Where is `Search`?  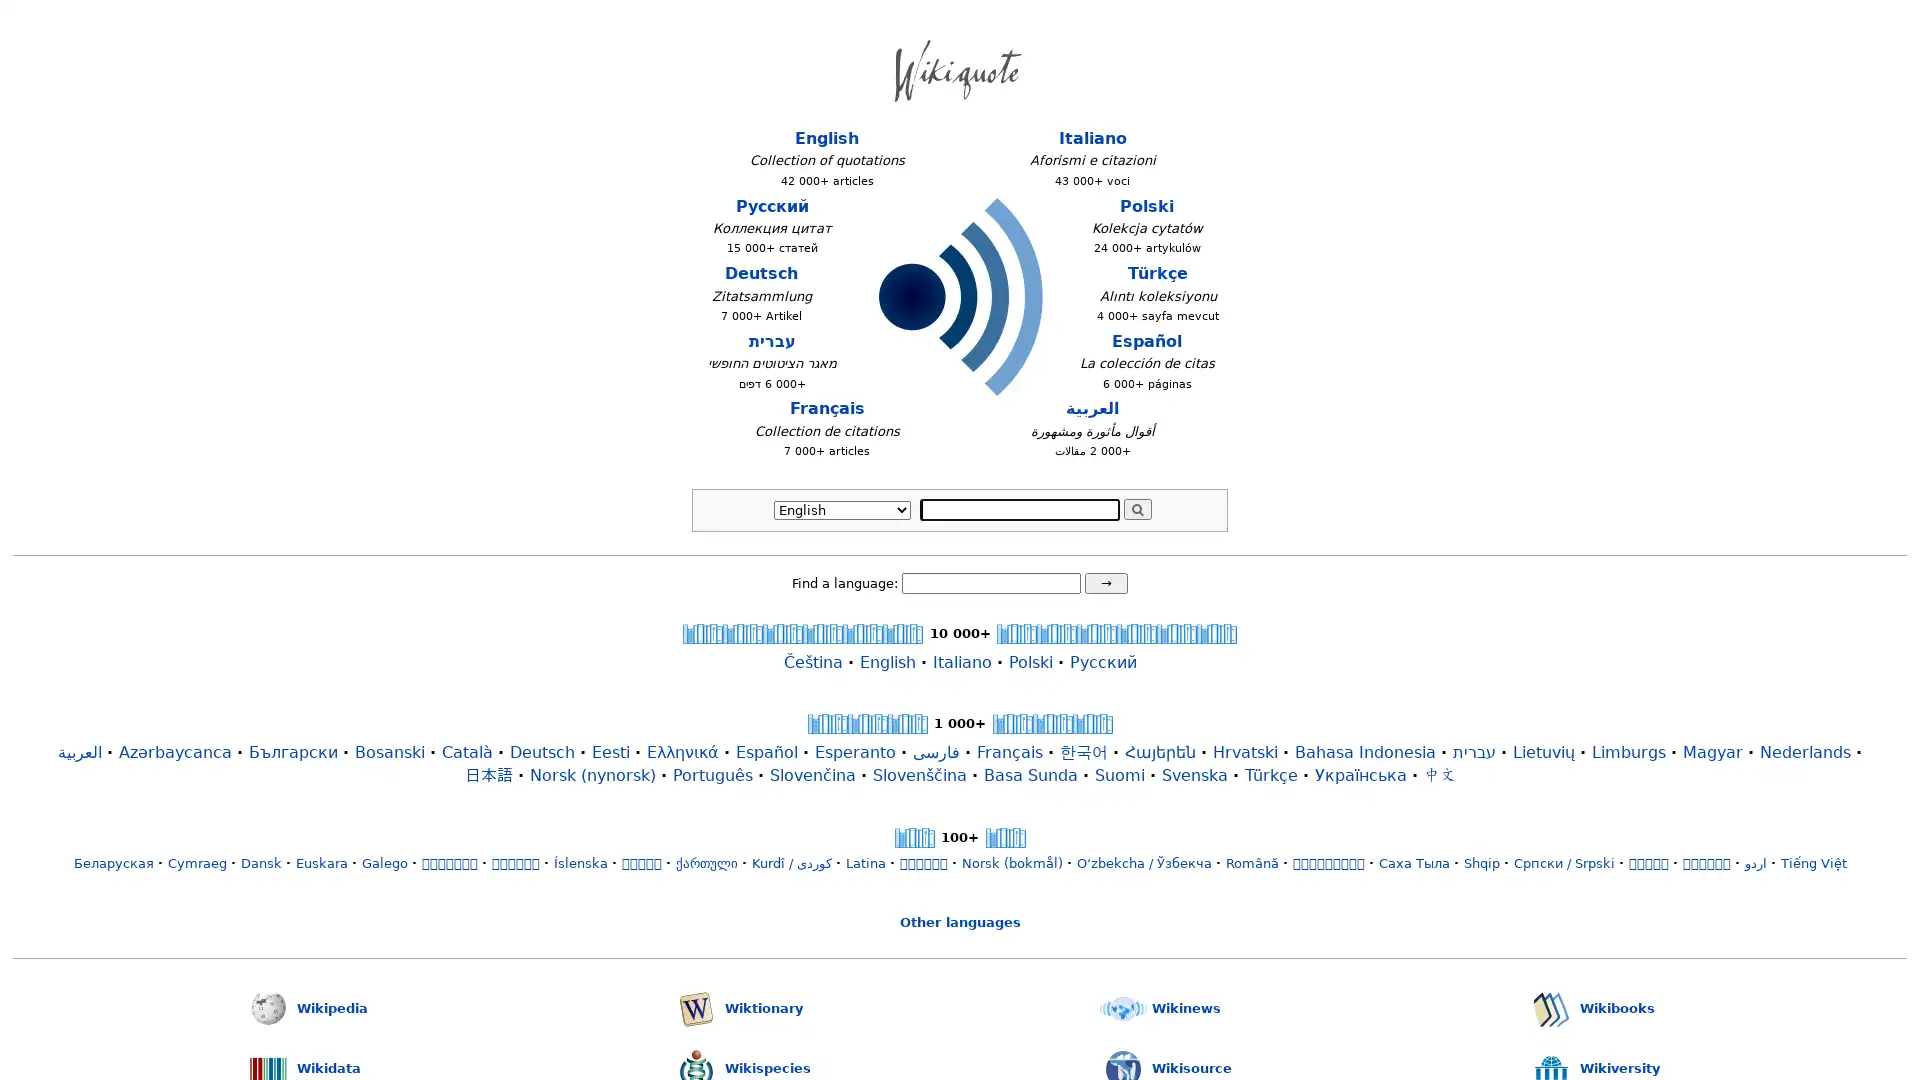
Search is located at coordinates (1137, 508).